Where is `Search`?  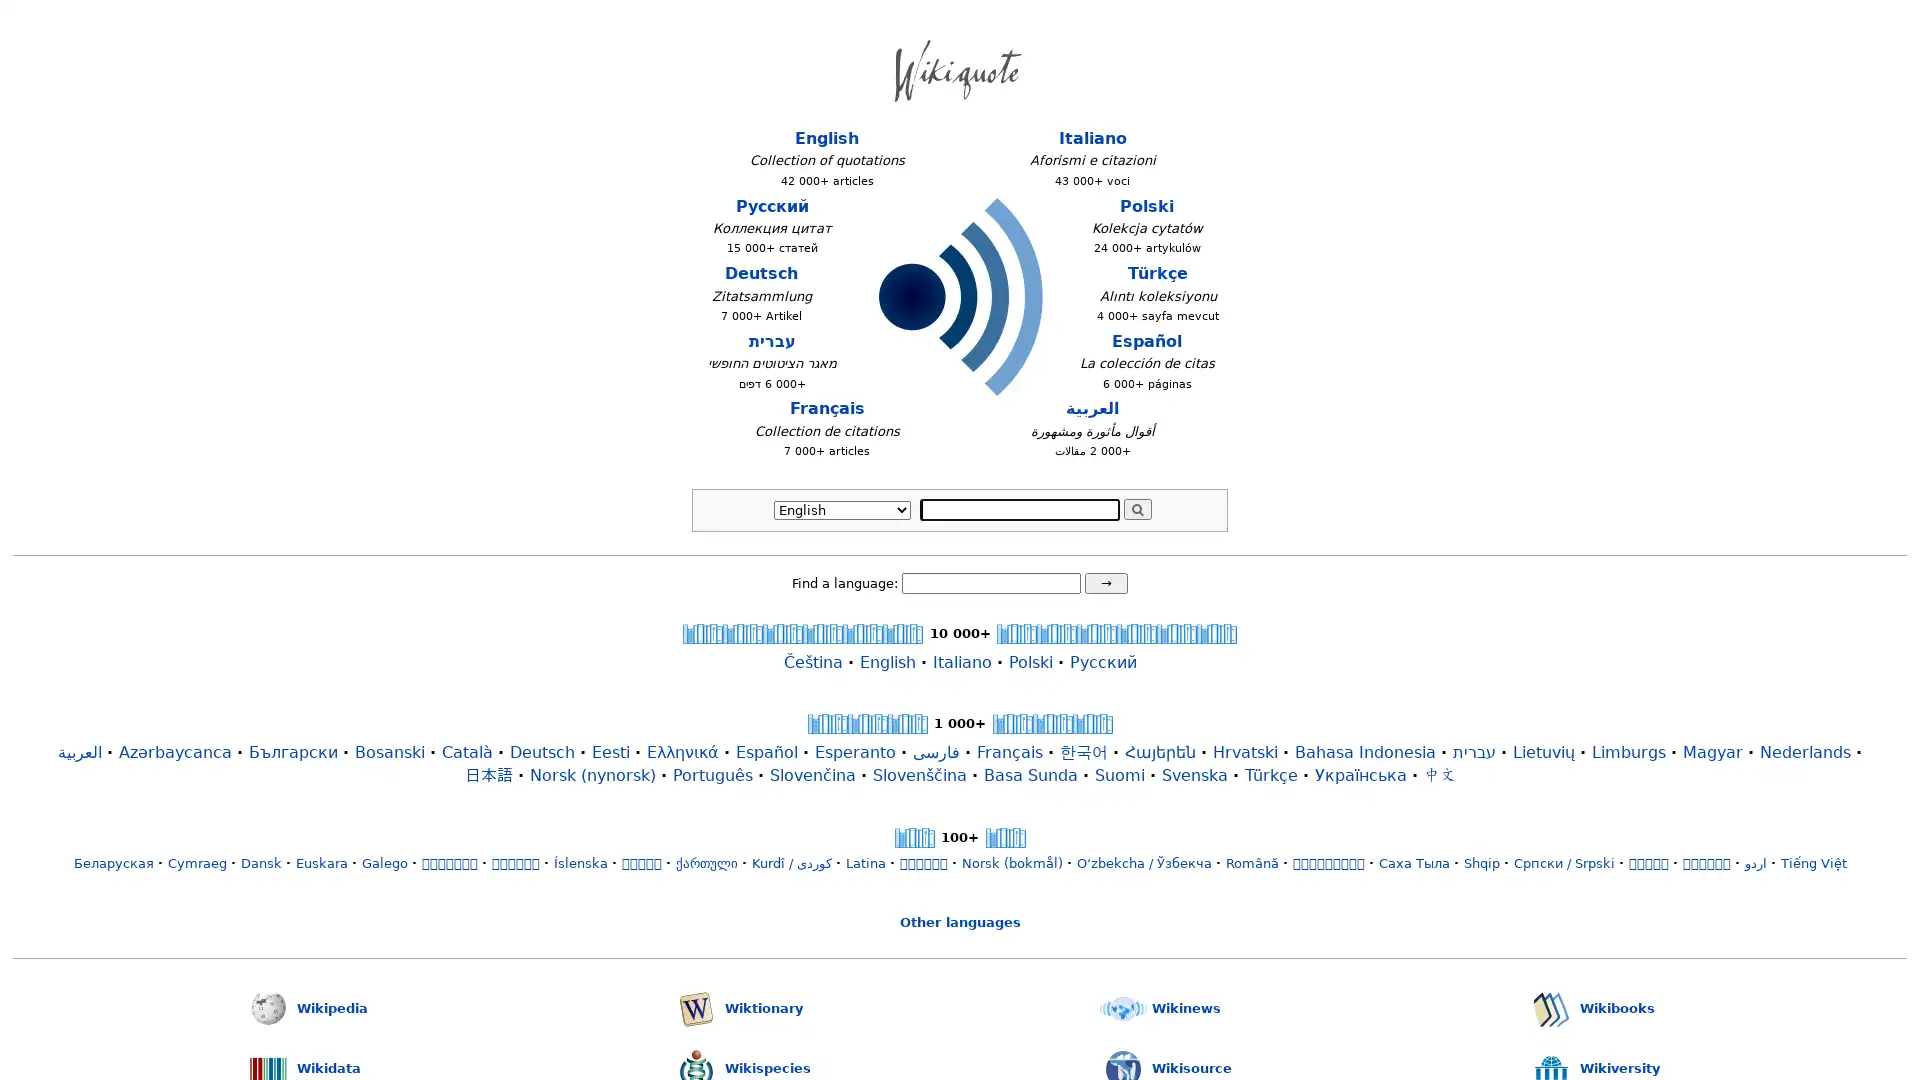
Search is located at coordinates (1137, 508).